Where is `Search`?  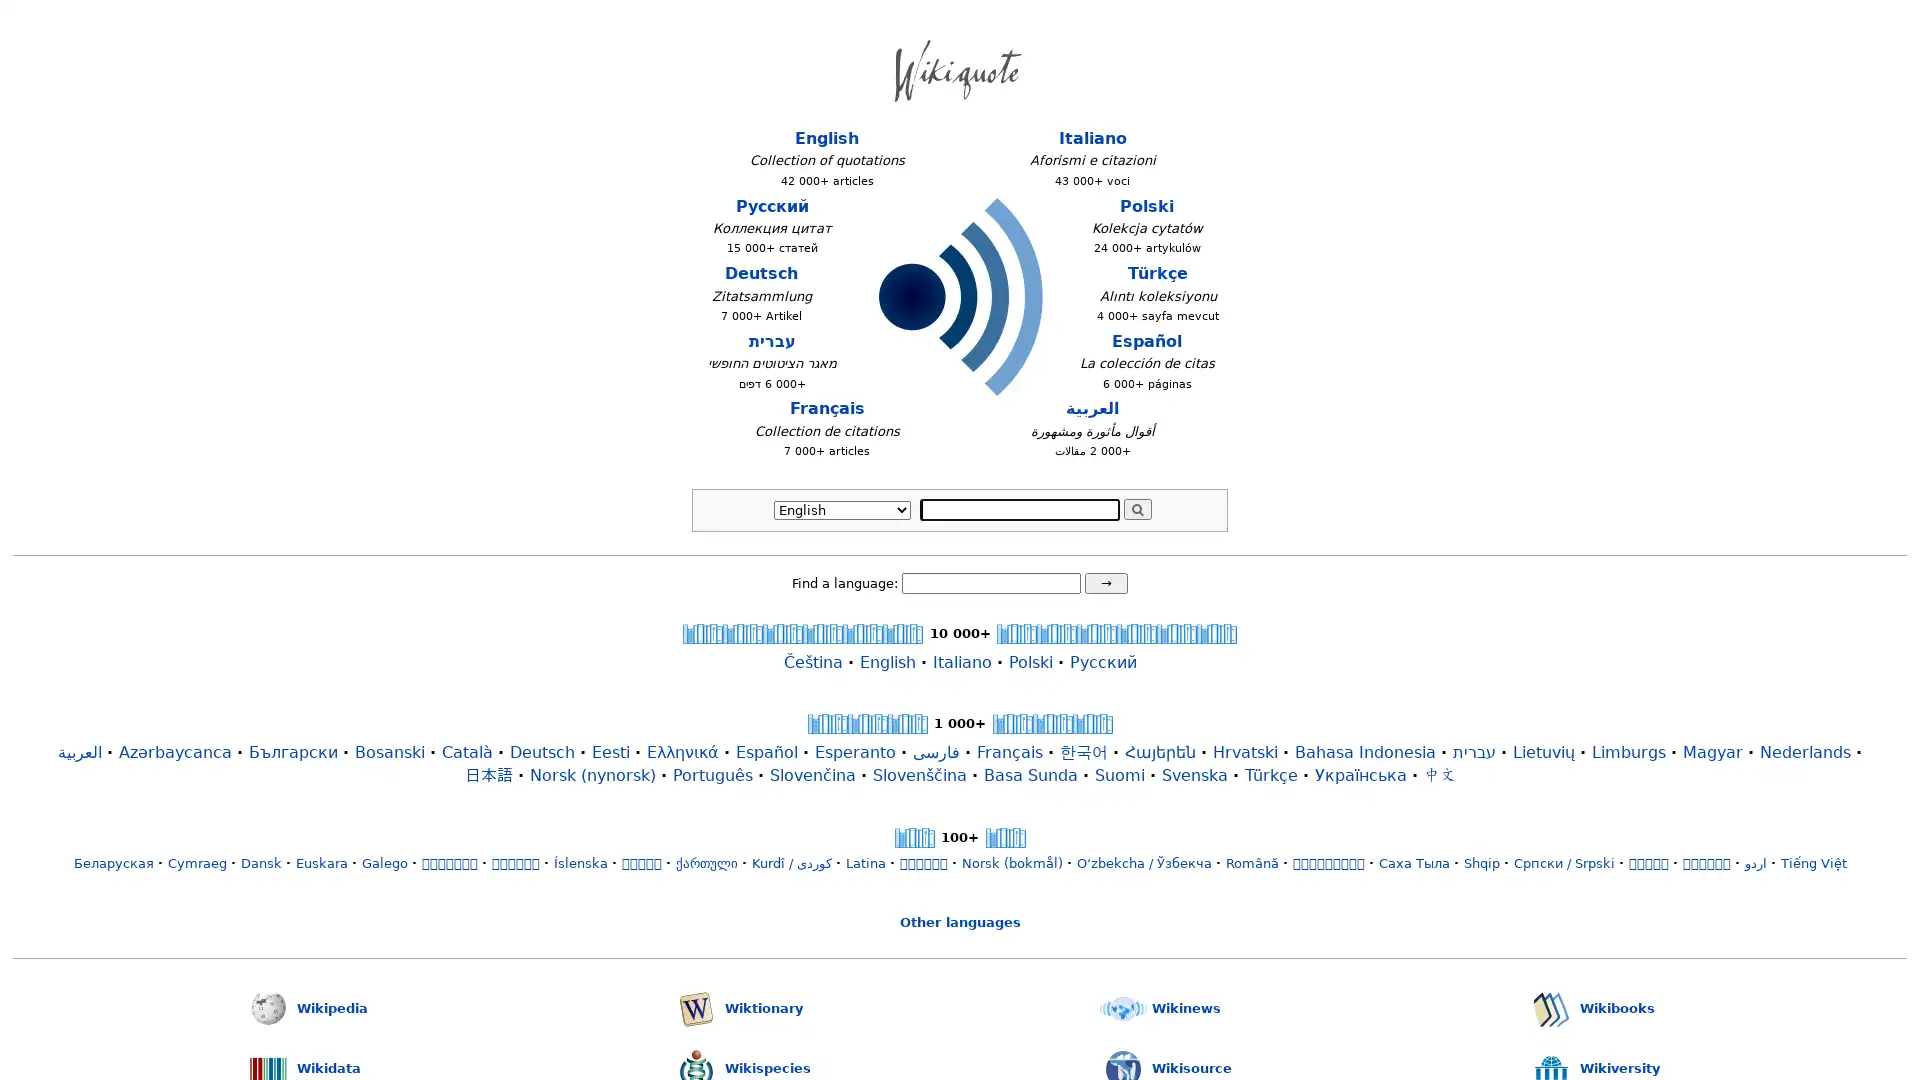
Search is located at coordinates (1137, 508).